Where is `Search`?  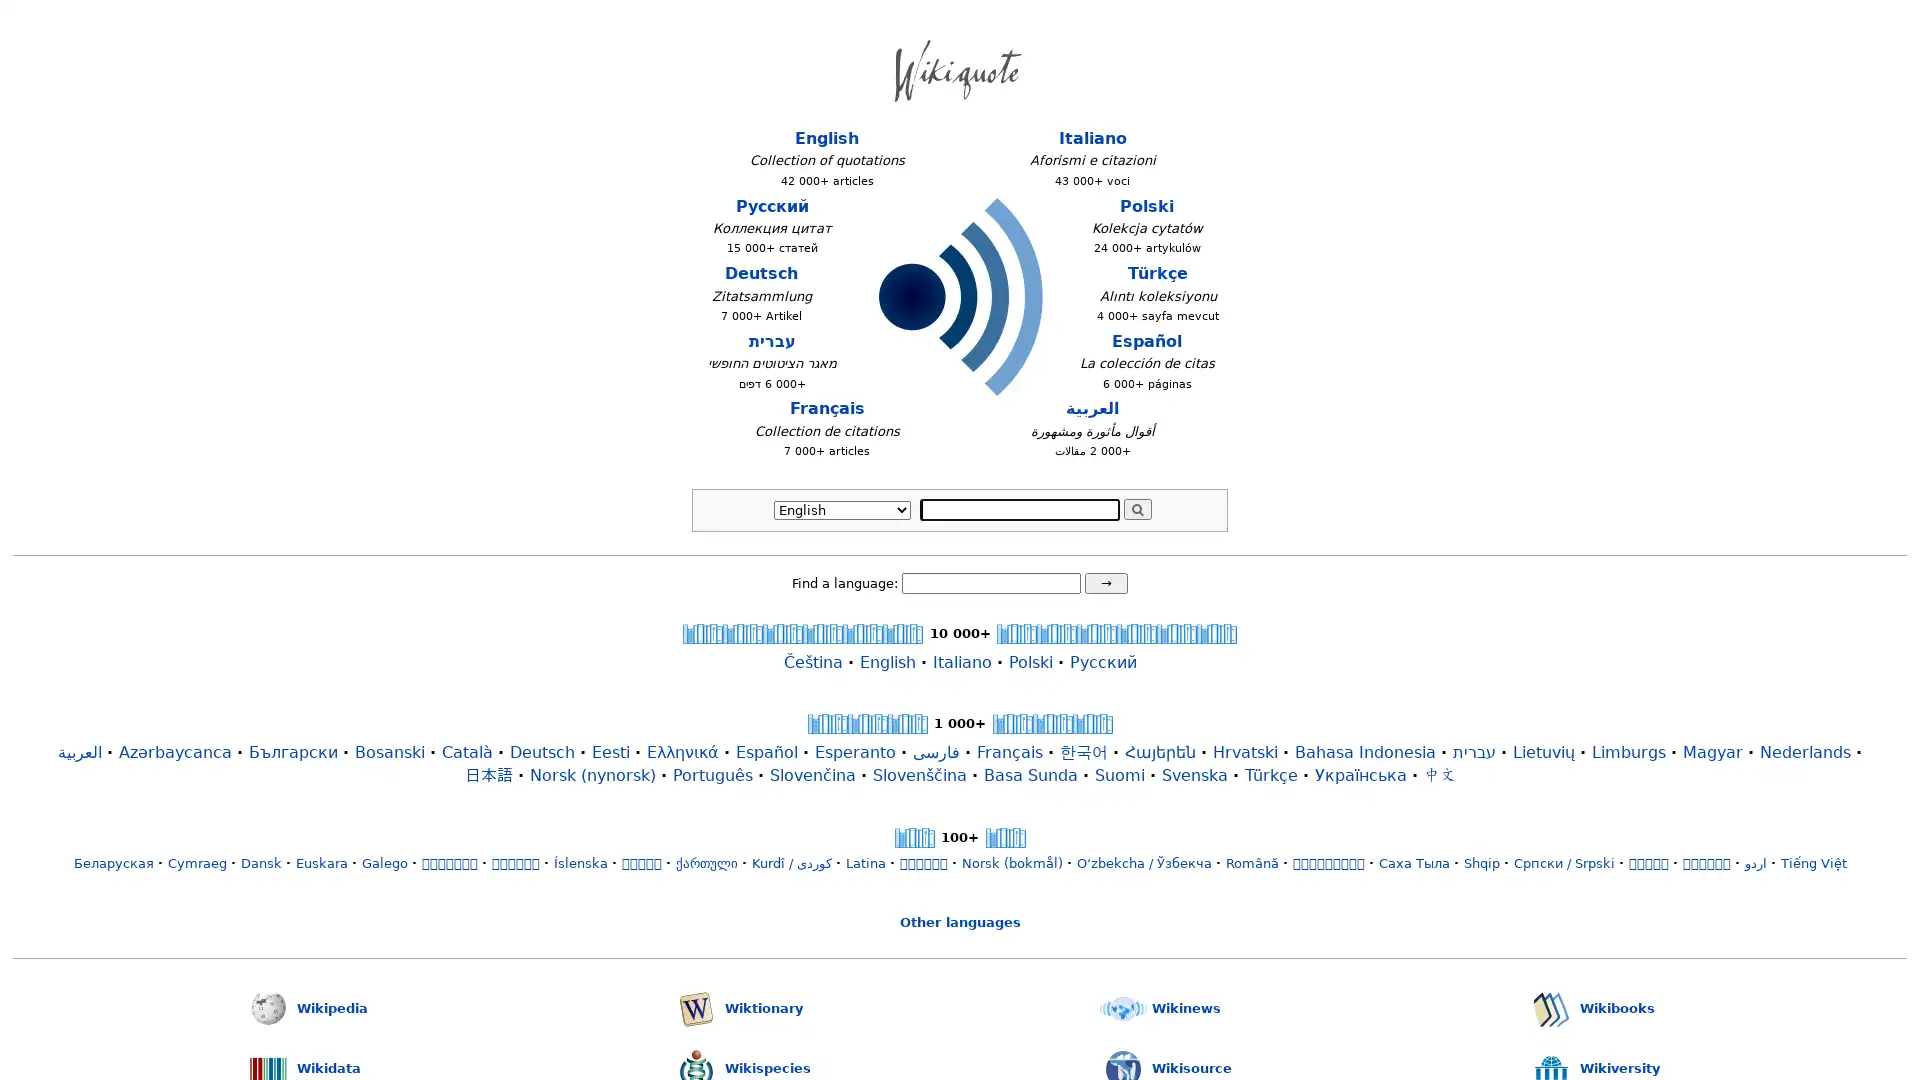
Search is located at coordinates (1137, 508).